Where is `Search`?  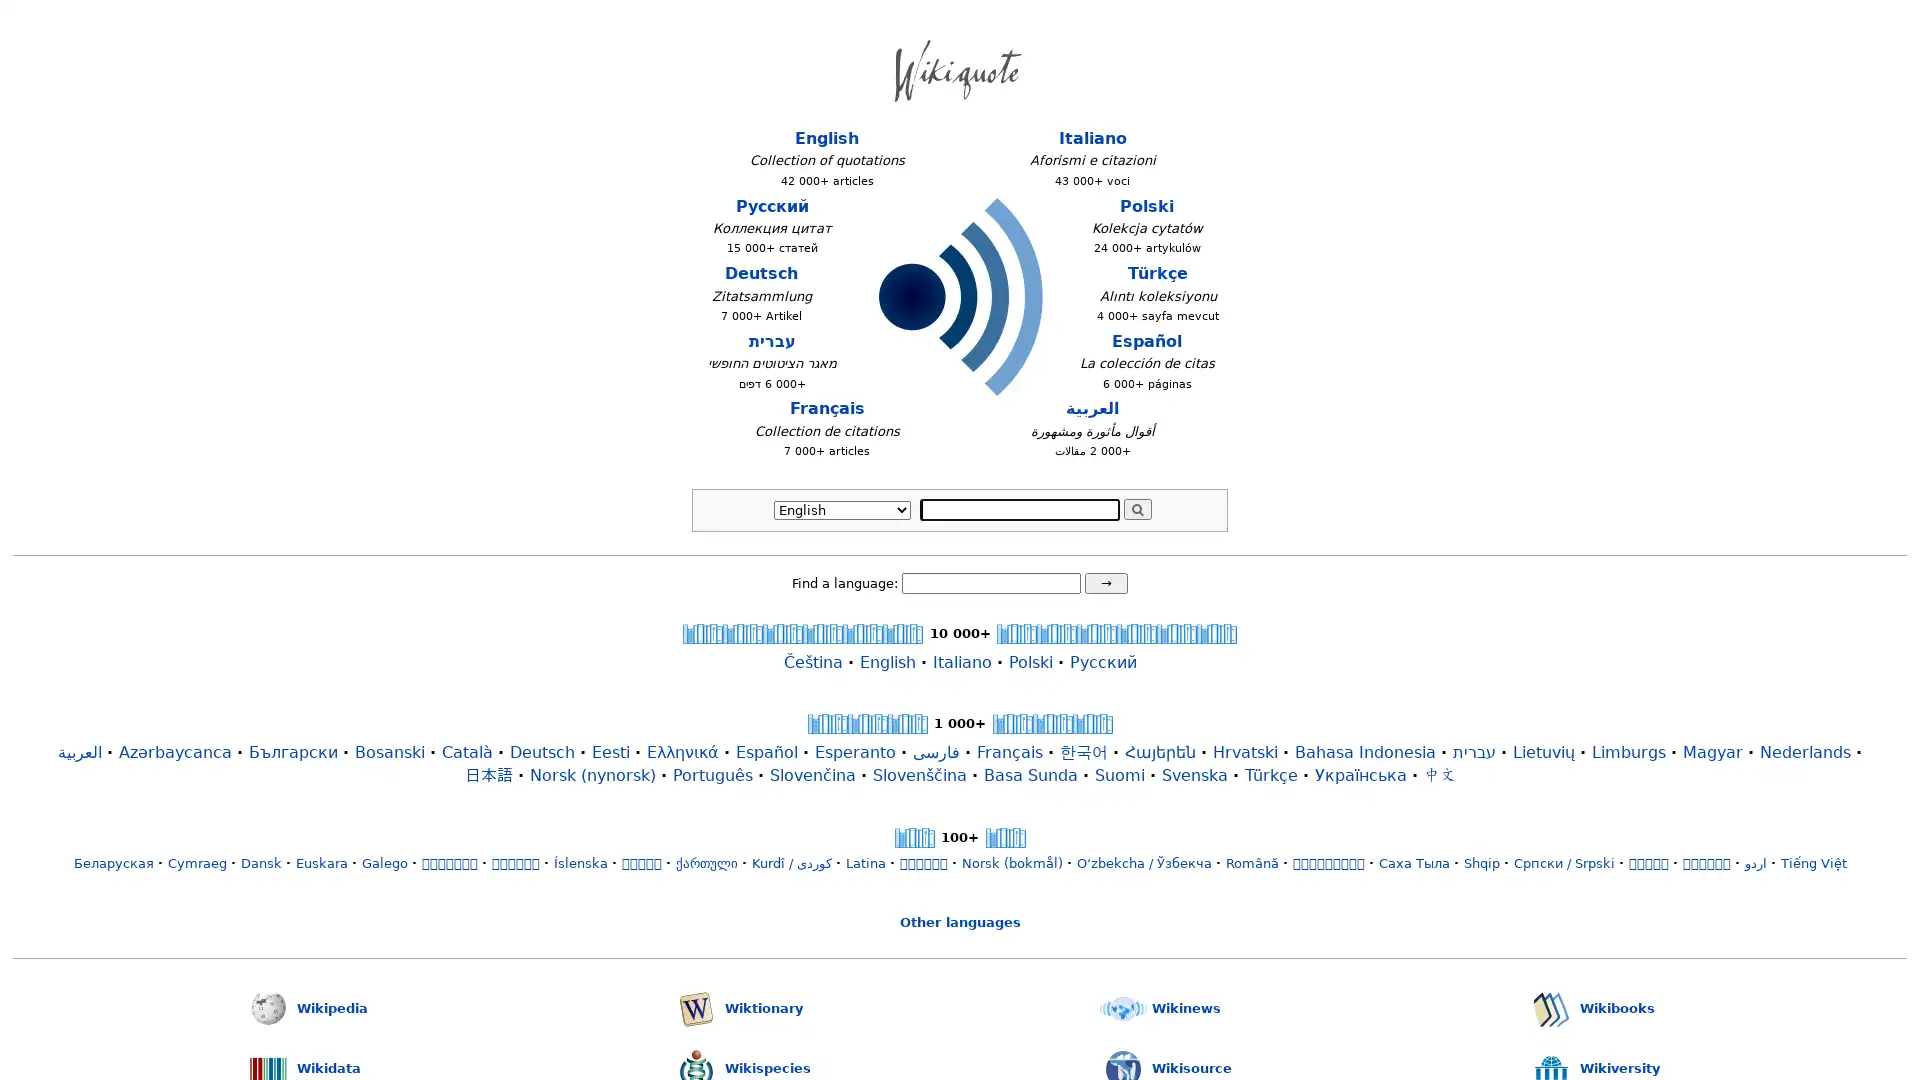
Search is located at coordinates (1137, 508).